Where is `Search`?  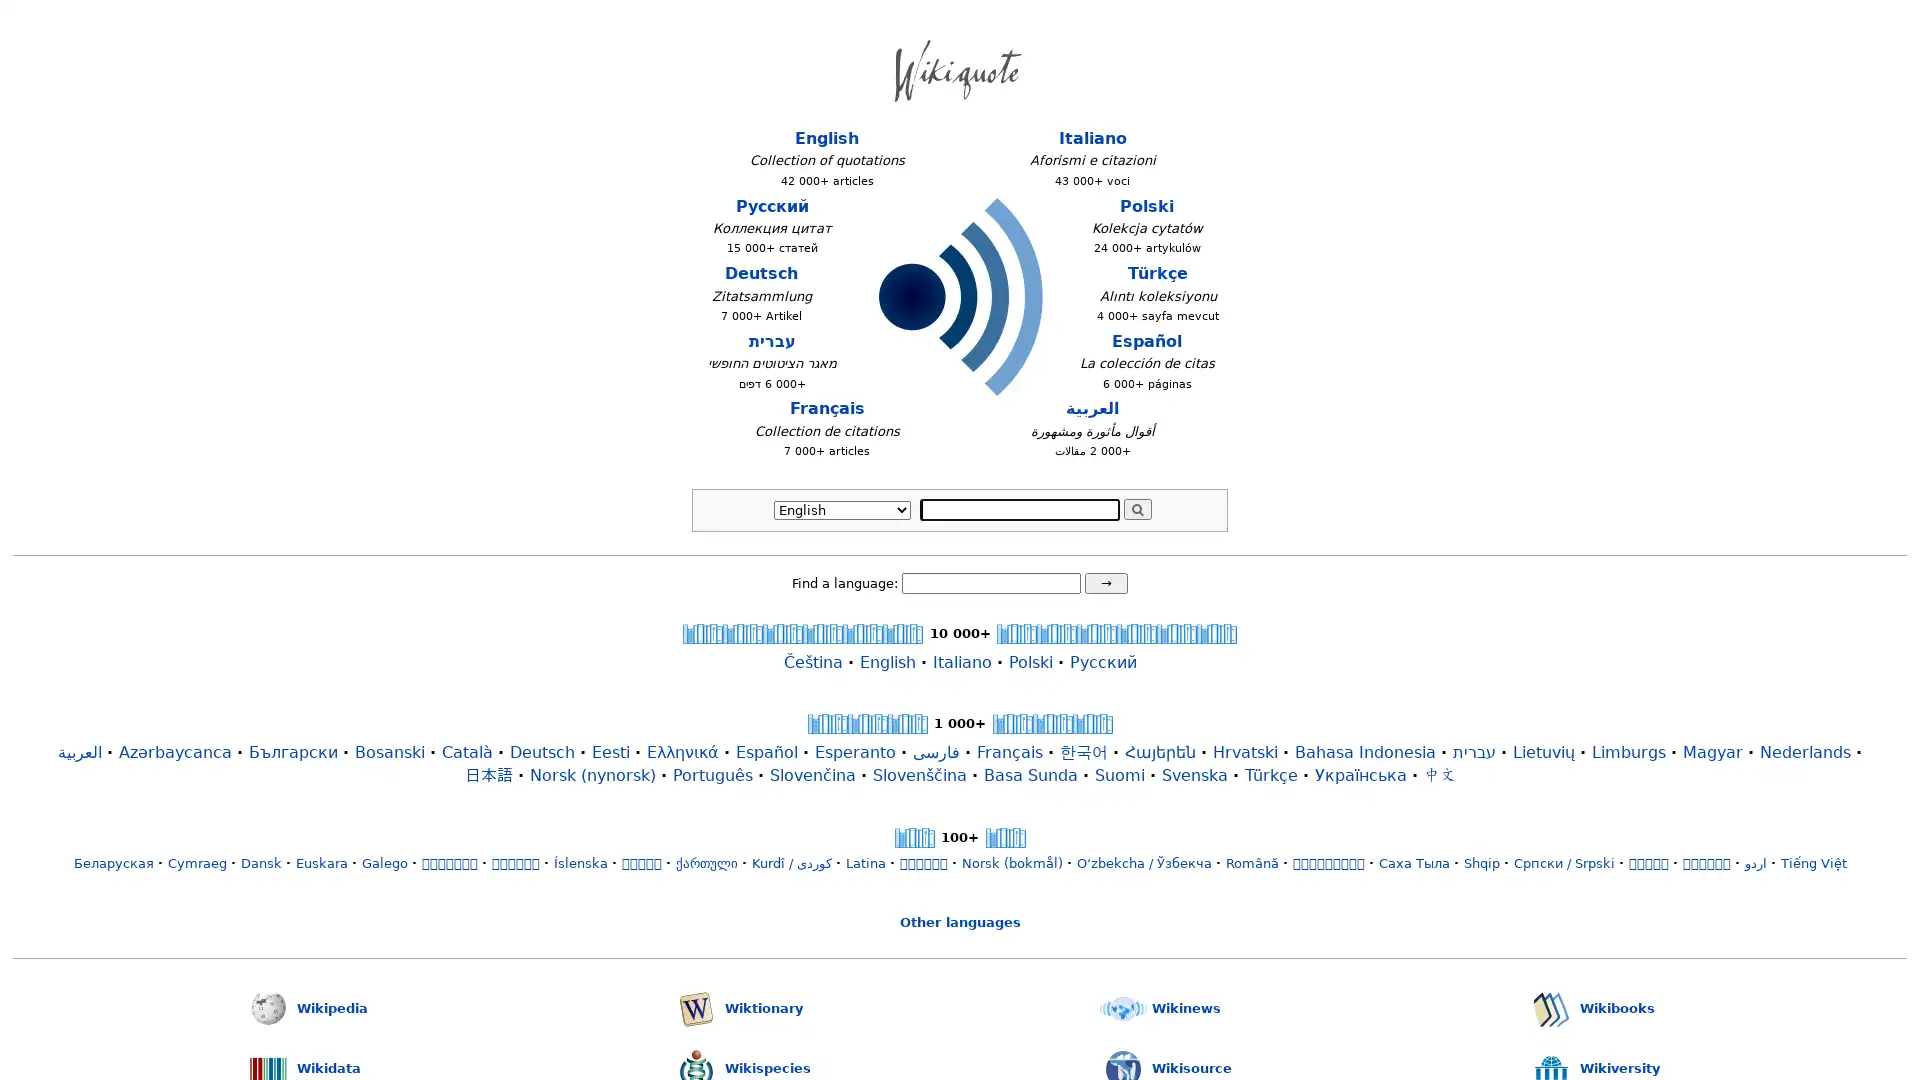
Search is located at coordinates (1137, 508).